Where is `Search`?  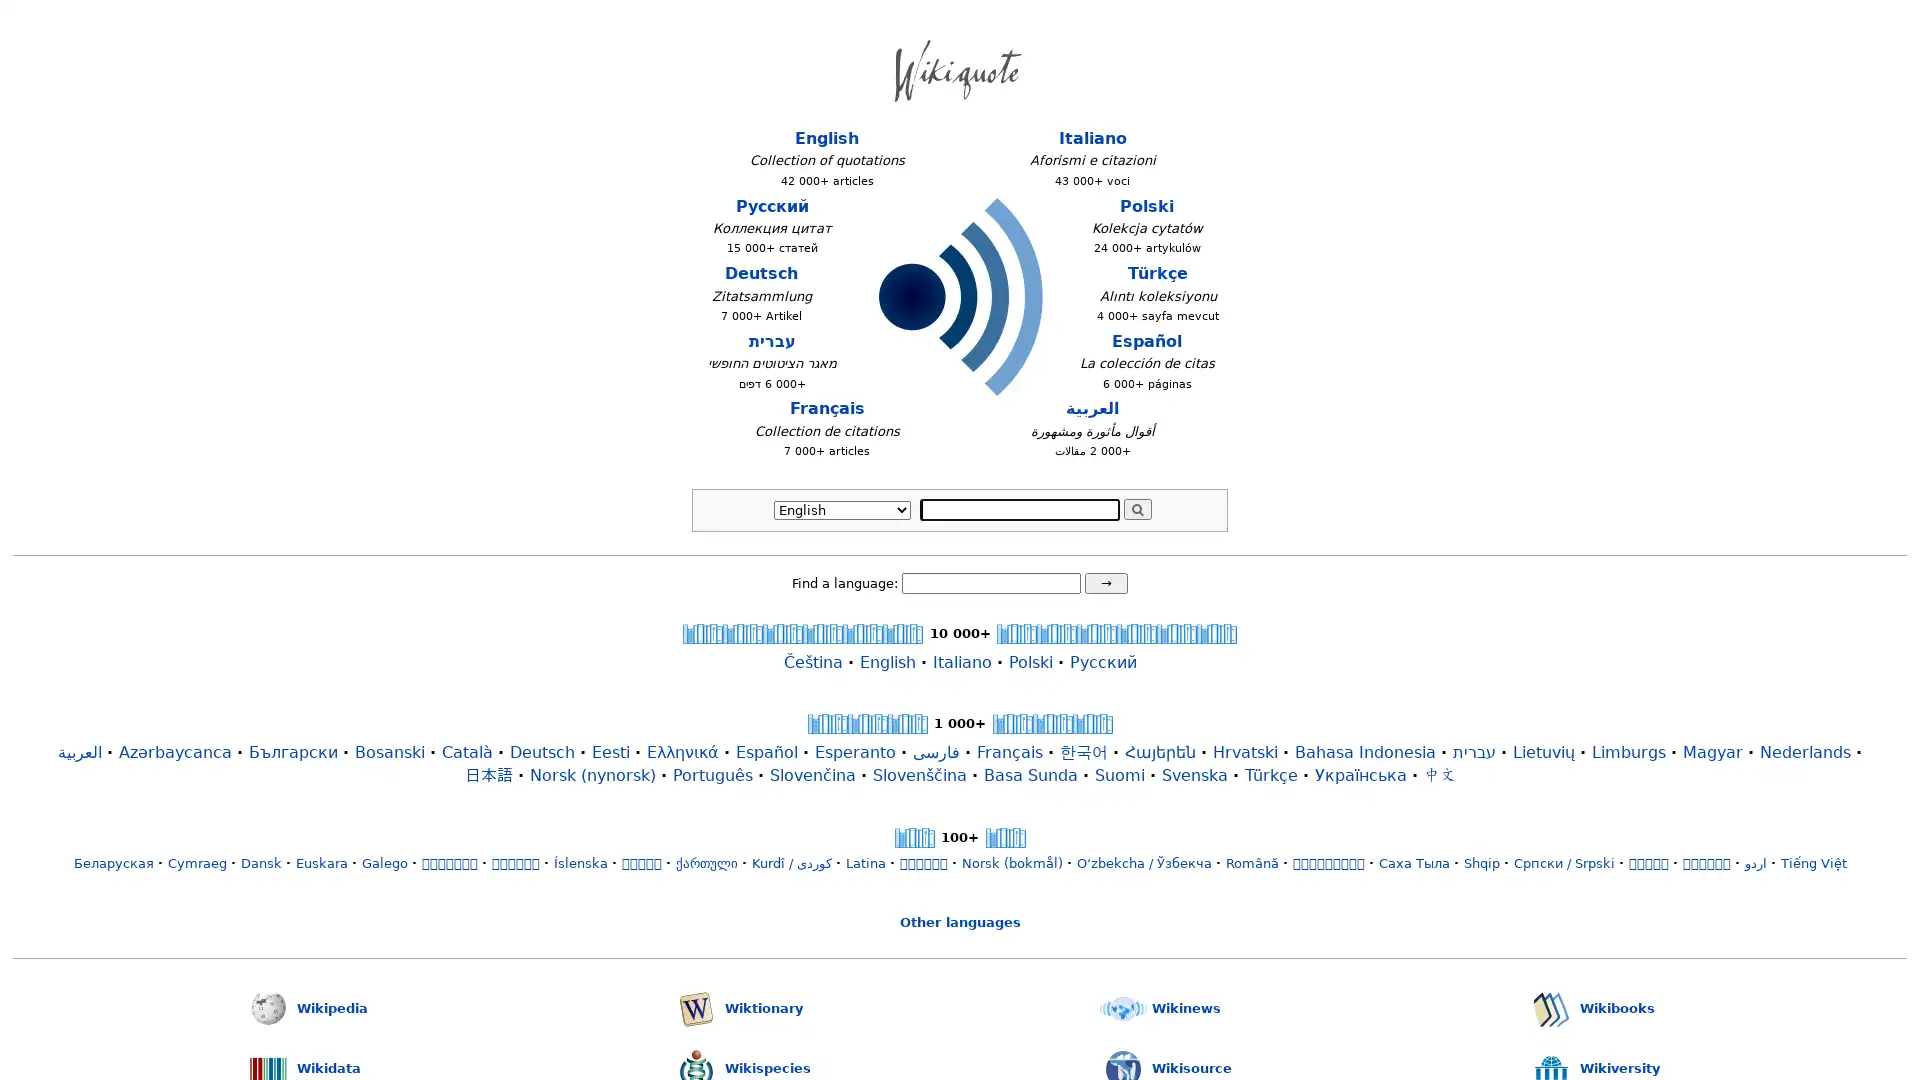
Search is located at coordinates (1137, 508).